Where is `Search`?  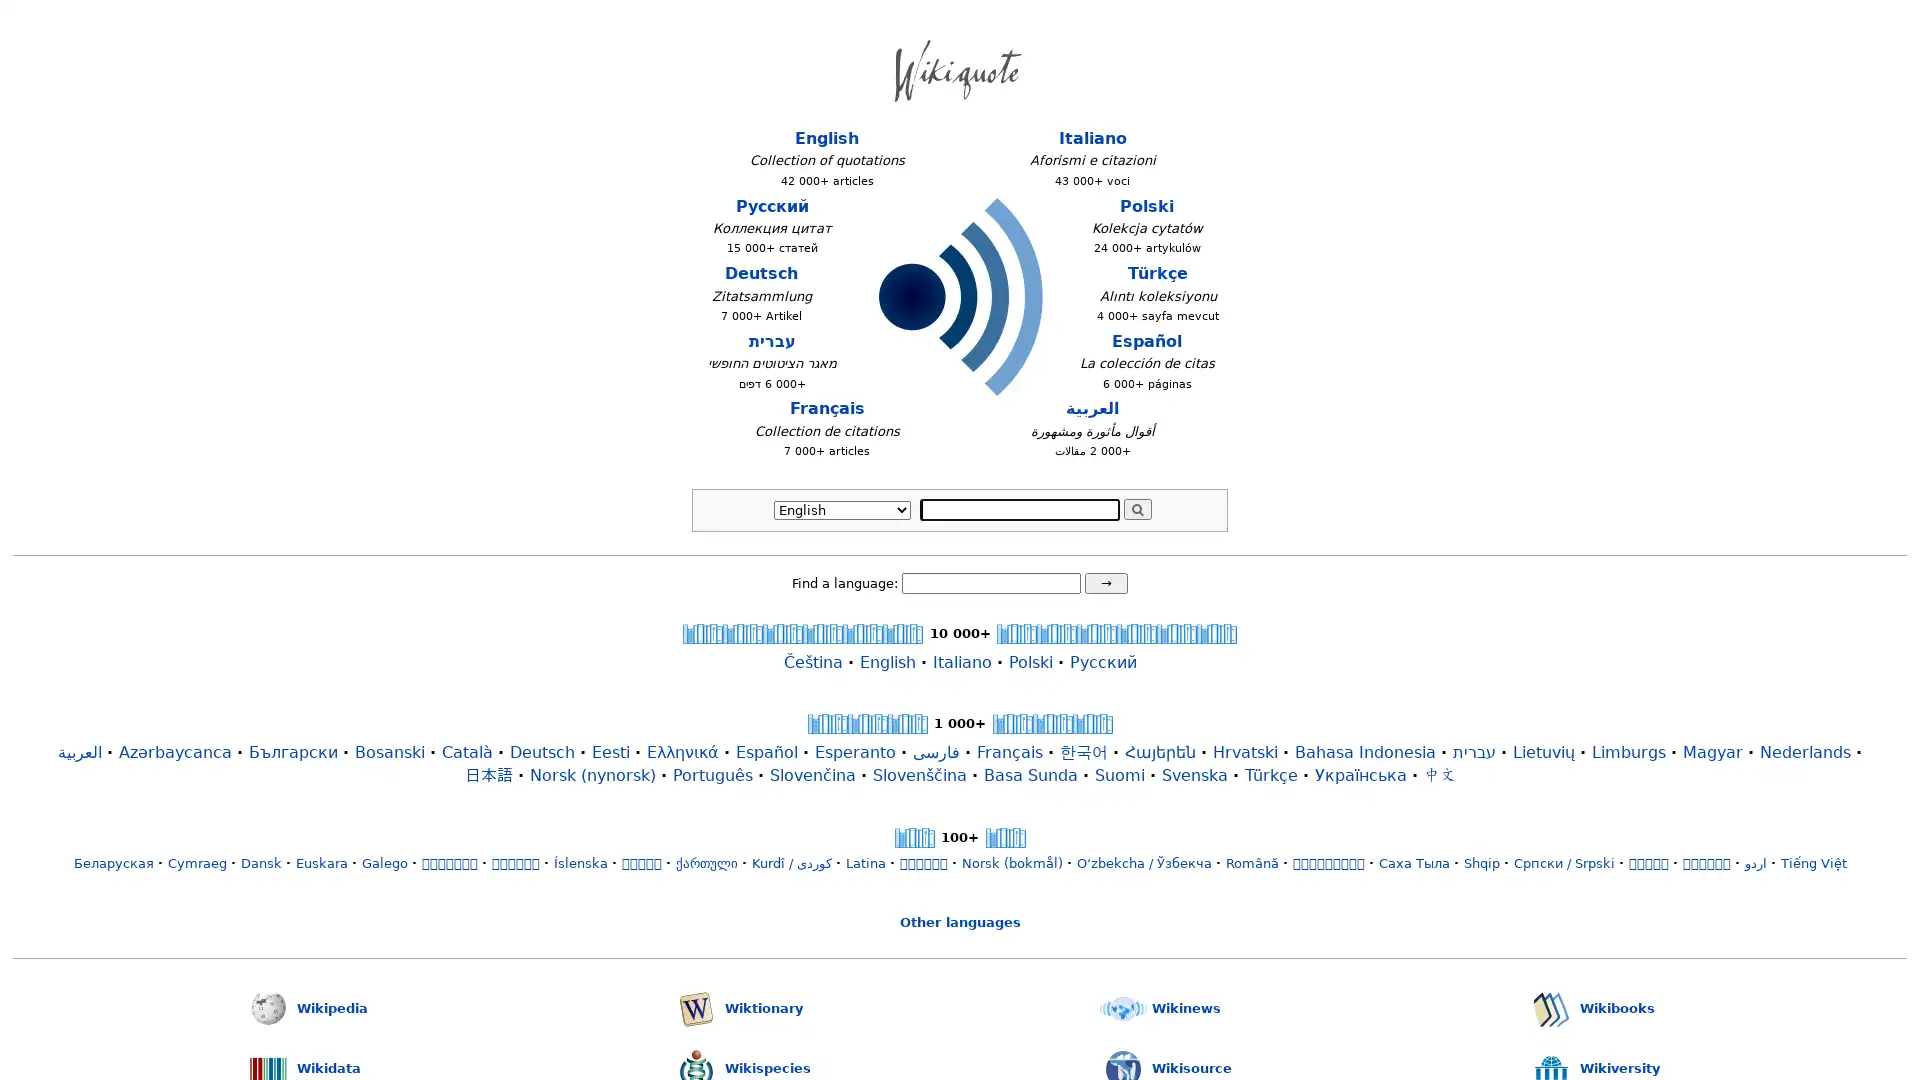
Search is located at coordinates (1137, 508).